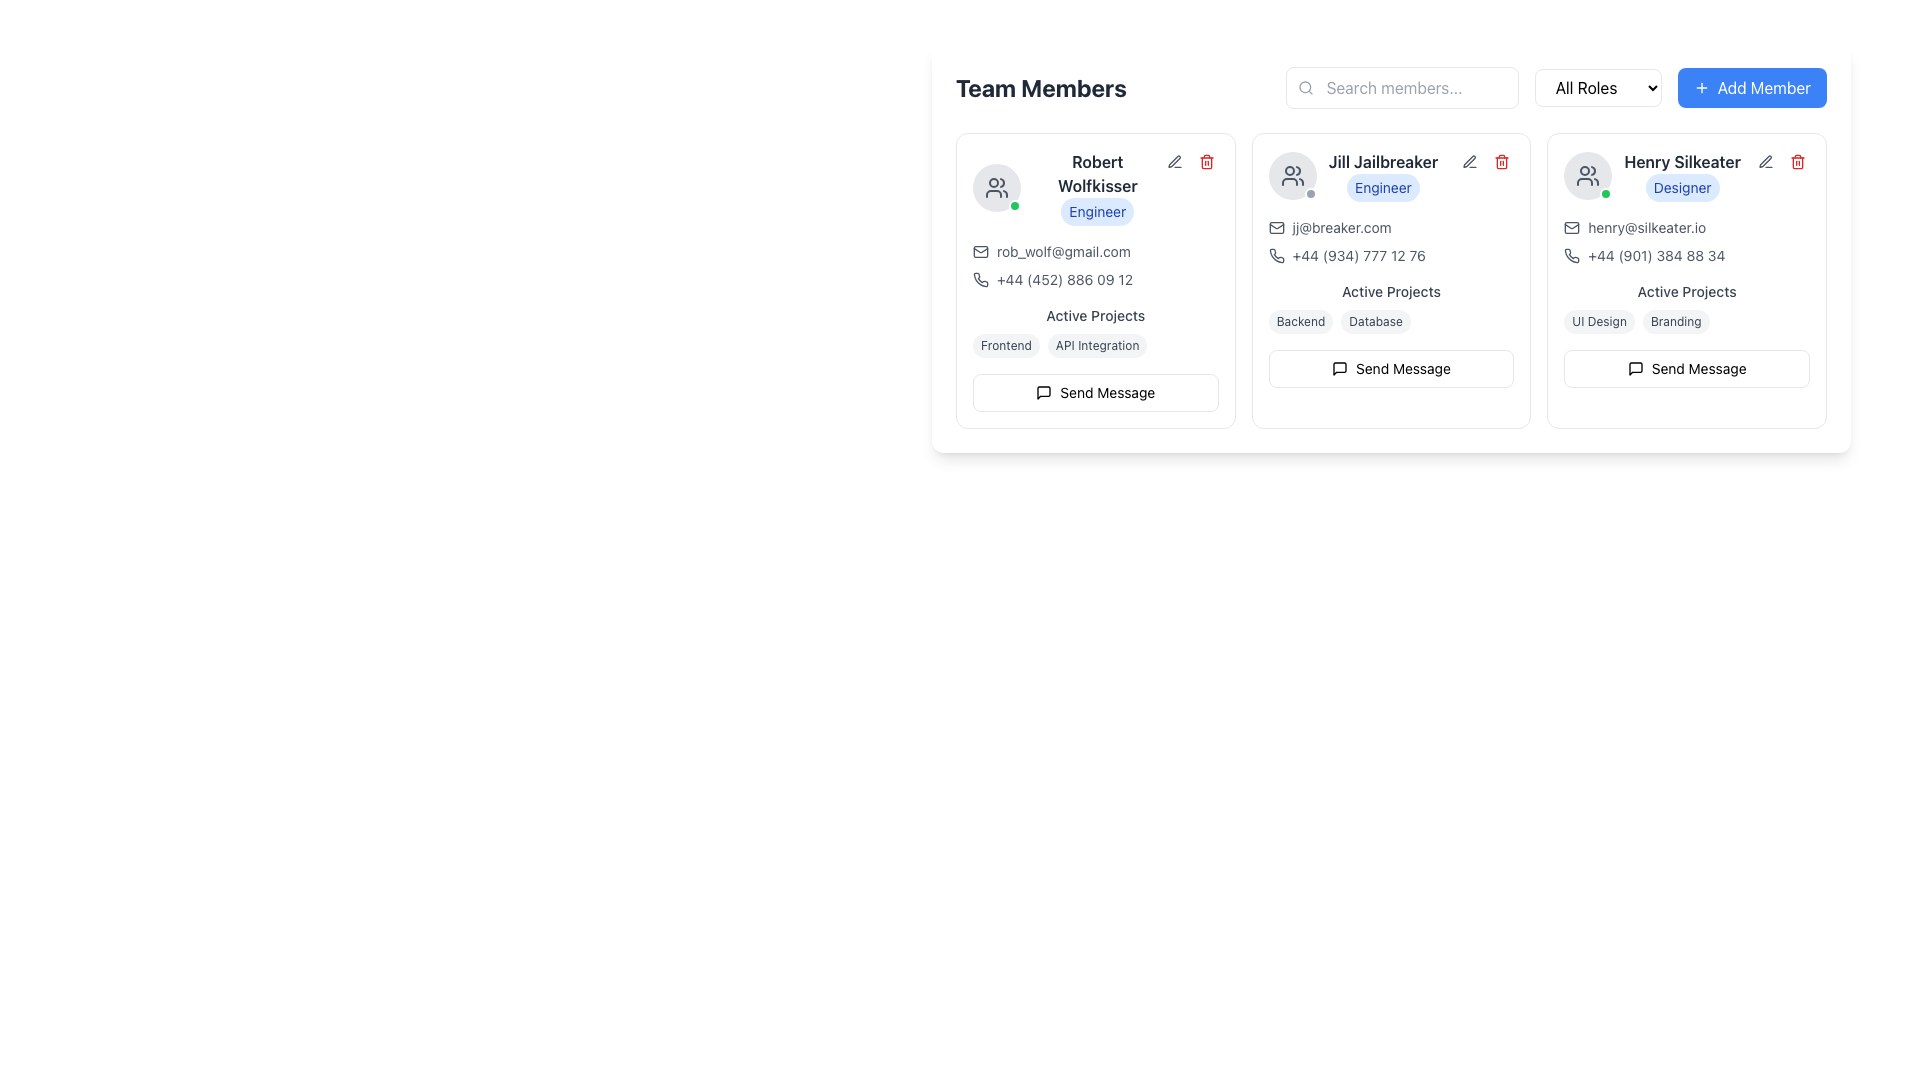 Image resolution: width=1920 pixels, height=1080 pixels. Describe the element at coordinates (1275, 254) in the screenshot. I see `the phone number icon located in the user card for 'Jill Jailbreaker' in the 'Team Members' section, positioned below the email address` at that location.